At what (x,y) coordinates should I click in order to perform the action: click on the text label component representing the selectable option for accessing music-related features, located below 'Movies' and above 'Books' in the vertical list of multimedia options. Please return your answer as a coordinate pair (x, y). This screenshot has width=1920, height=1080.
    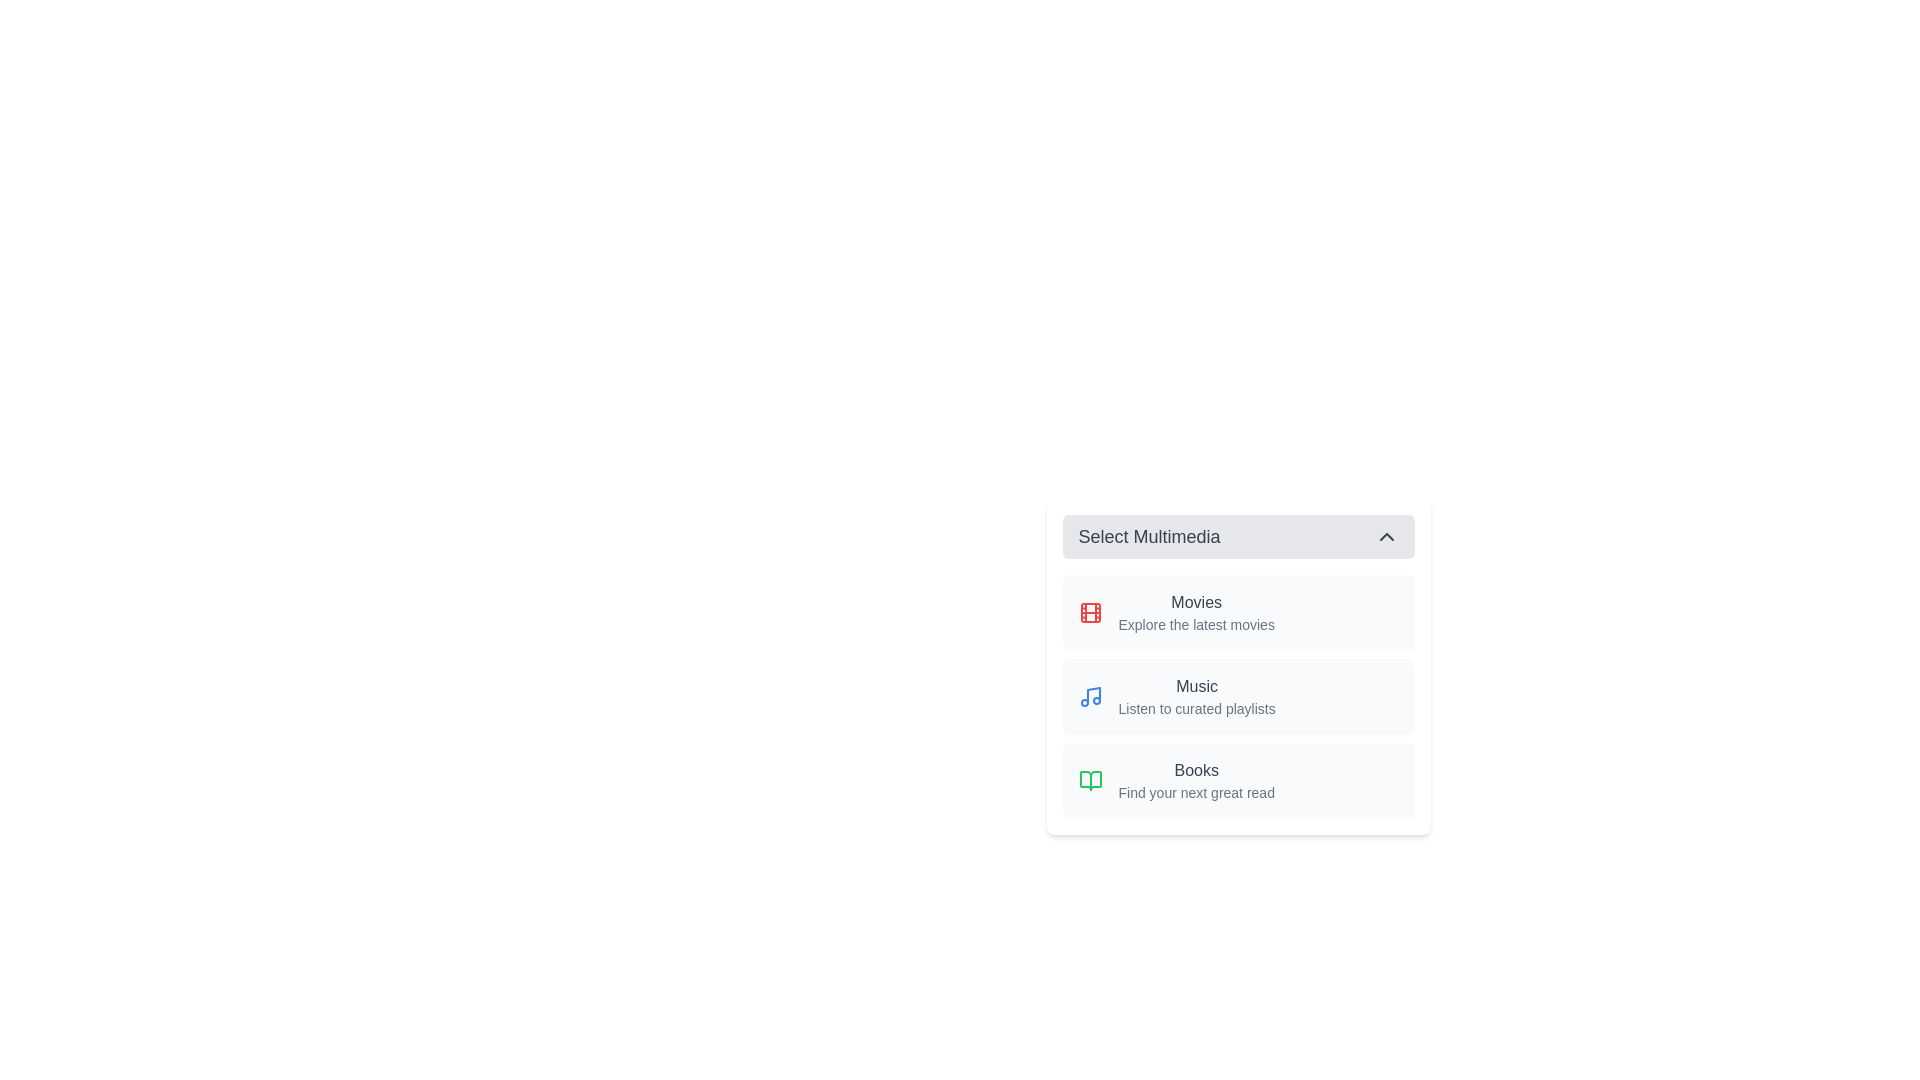
    Looking at the image, I should click on (1197, 696).